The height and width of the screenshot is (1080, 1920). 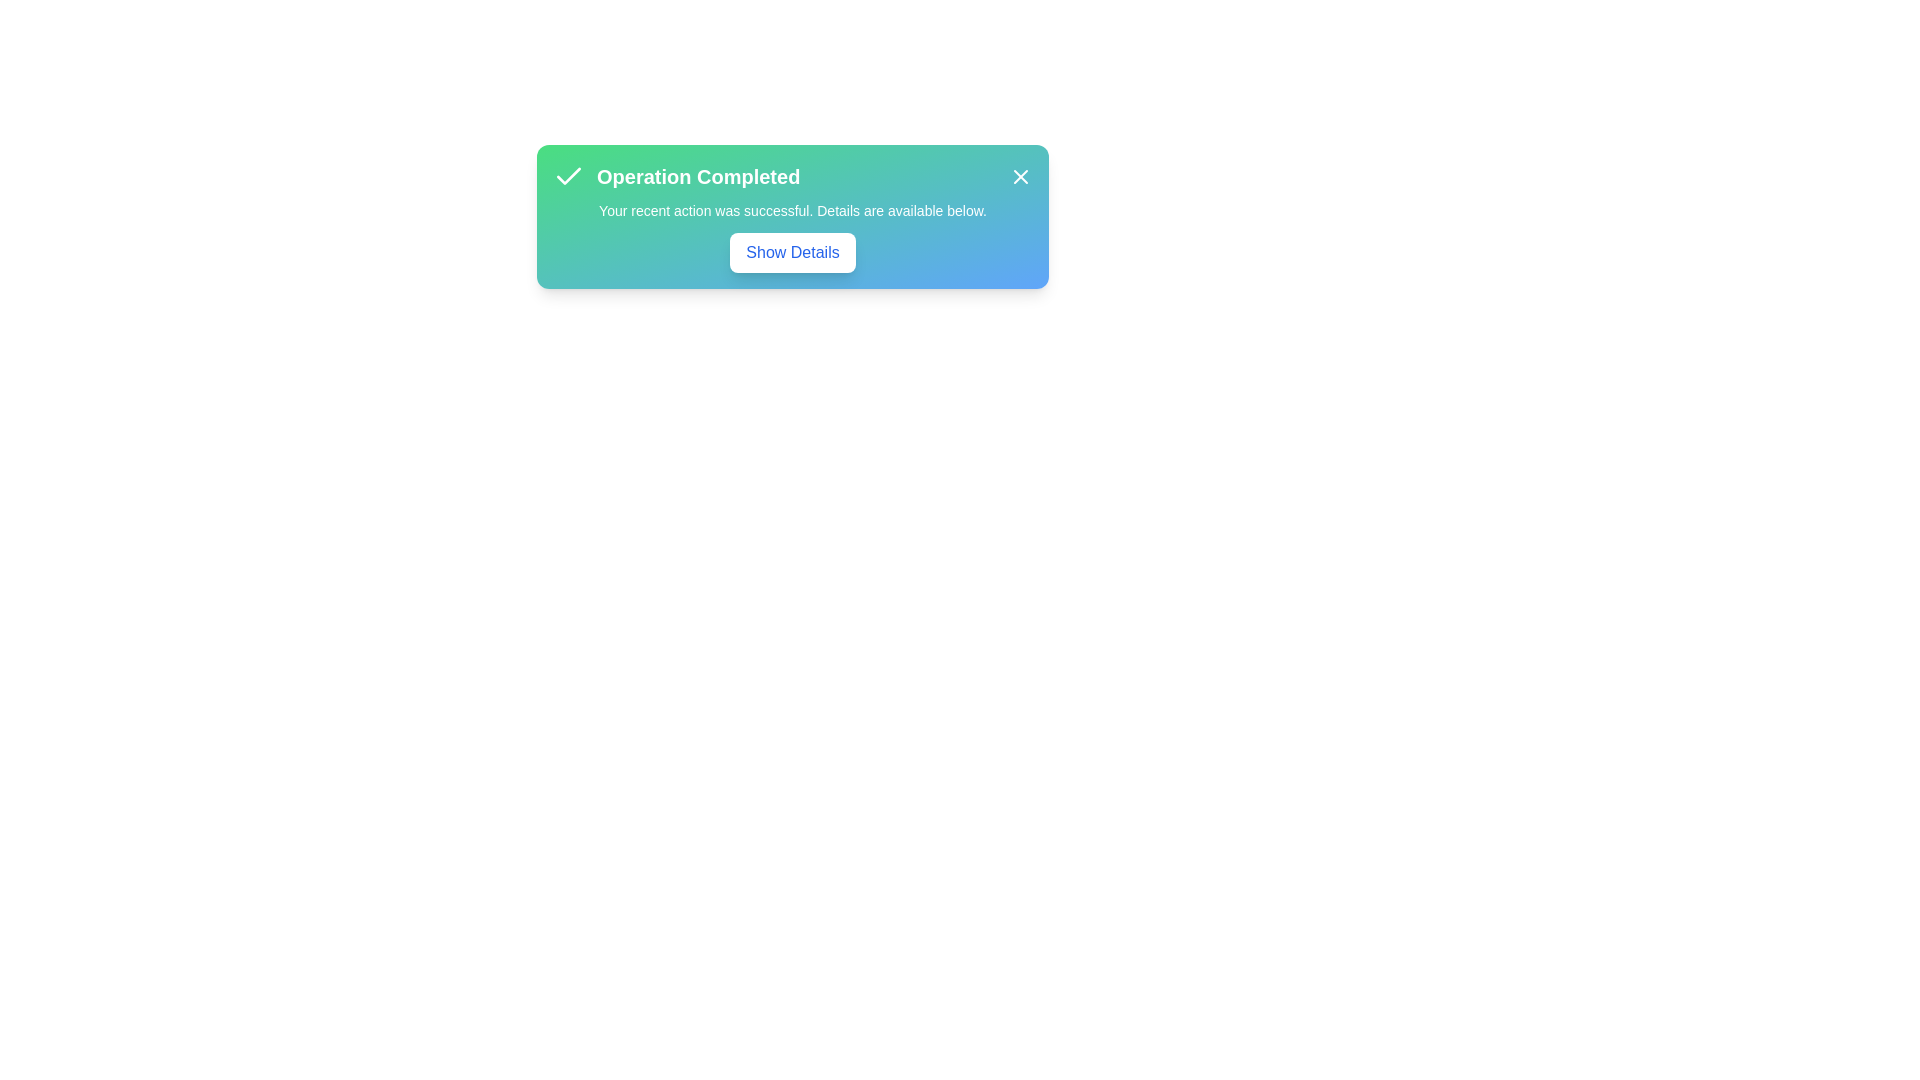 What do you see at coordinates (791, 252) in the screenshot?
I see `the 'Show Details' button to toggle the display of additional details` at bounding box center [791, 252].